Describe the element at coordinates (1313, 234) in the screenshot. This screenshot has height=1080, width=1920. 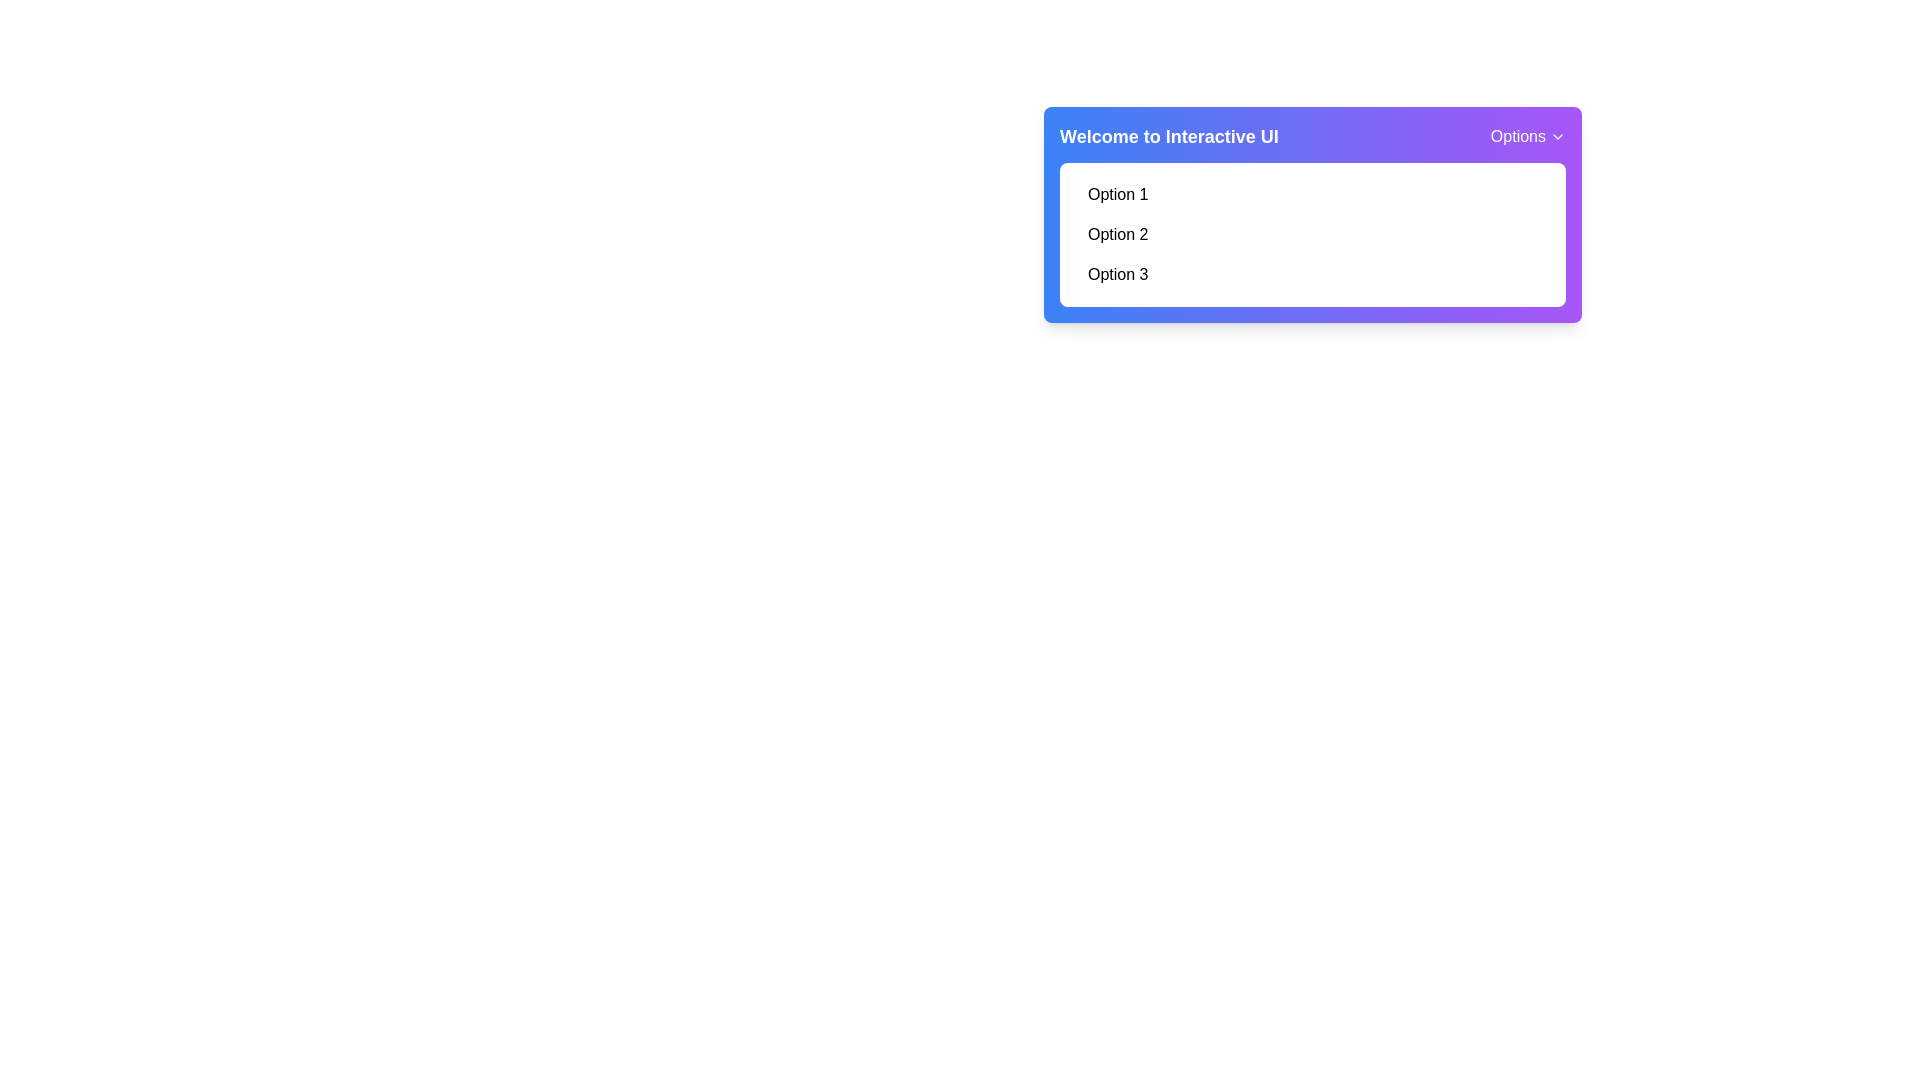
I see `the dropdown menu containing three options labeled 'Option 1', 'Option 2', and 'Option 3'` at that location.